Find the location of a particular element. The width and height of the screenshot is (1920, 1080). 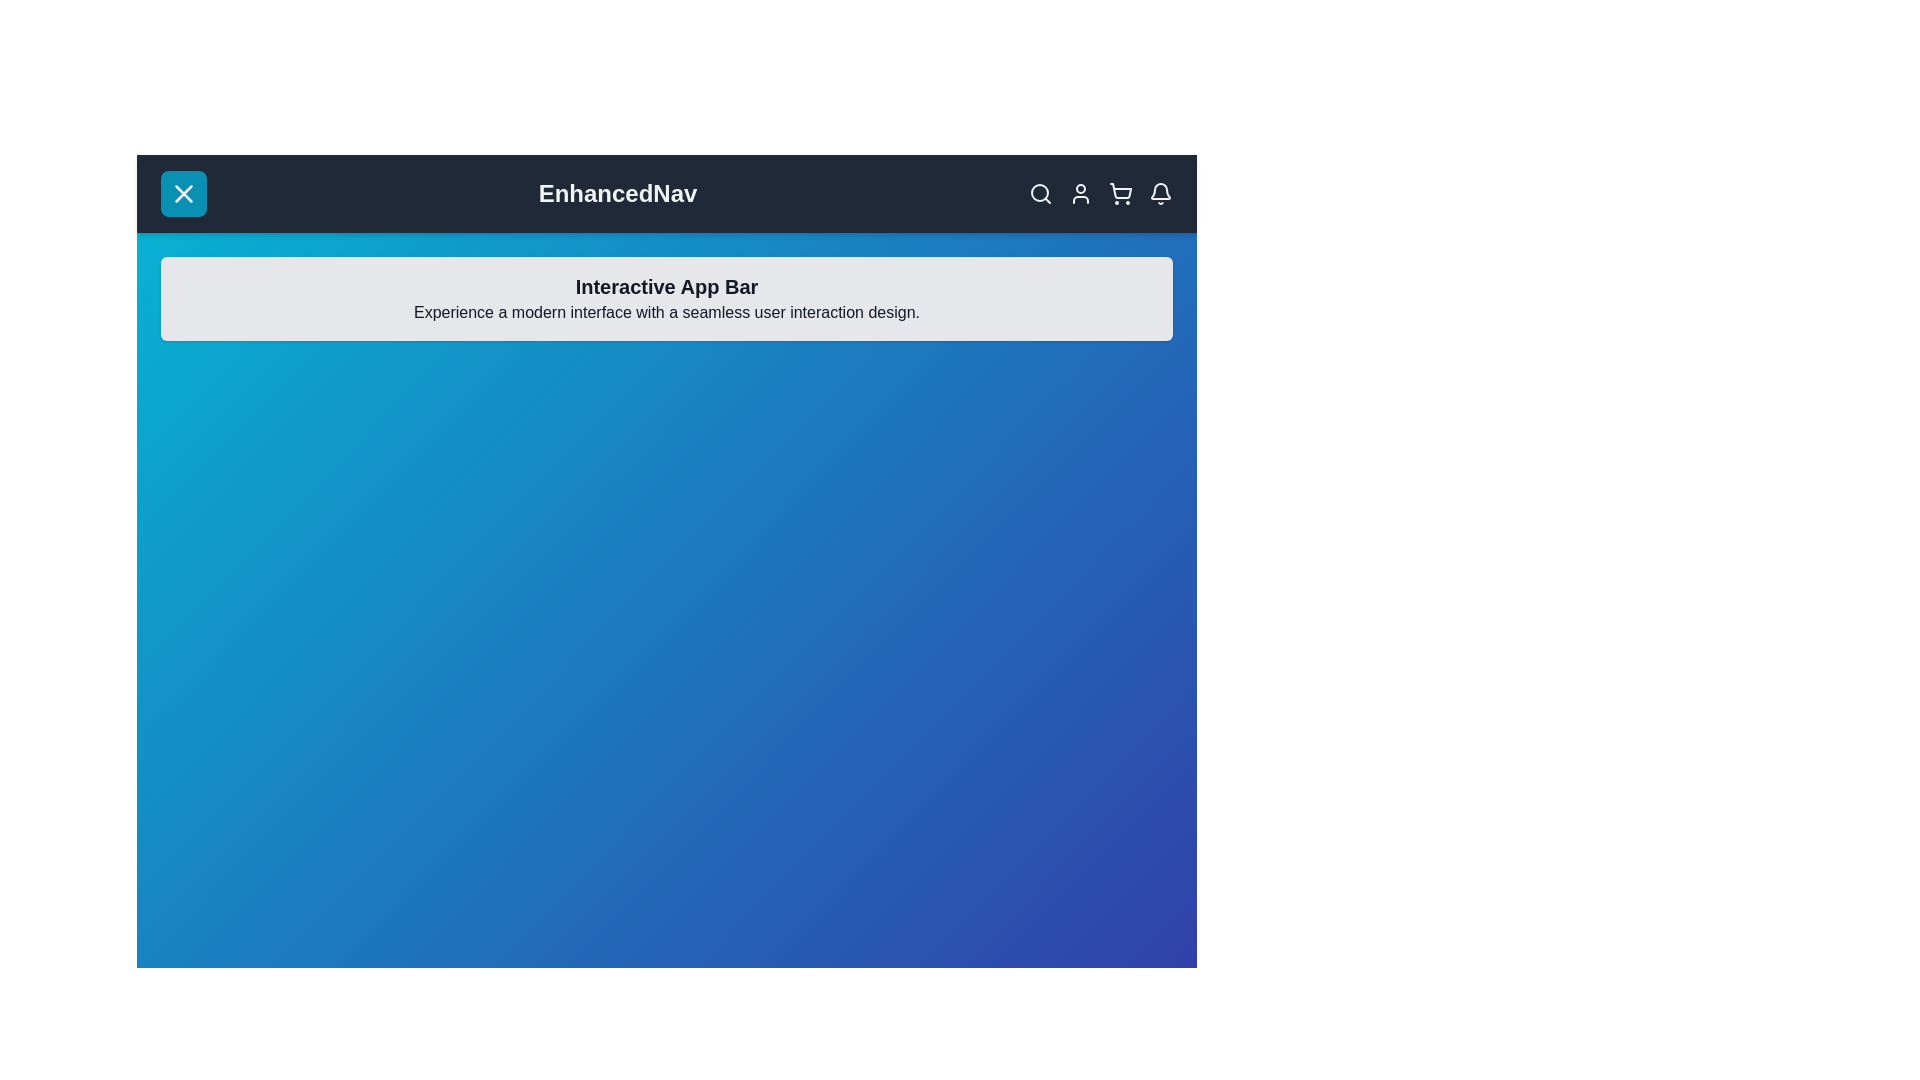

the notifications bell icon in the top-right corner of the app bar is located at coordinates (1161, 193).